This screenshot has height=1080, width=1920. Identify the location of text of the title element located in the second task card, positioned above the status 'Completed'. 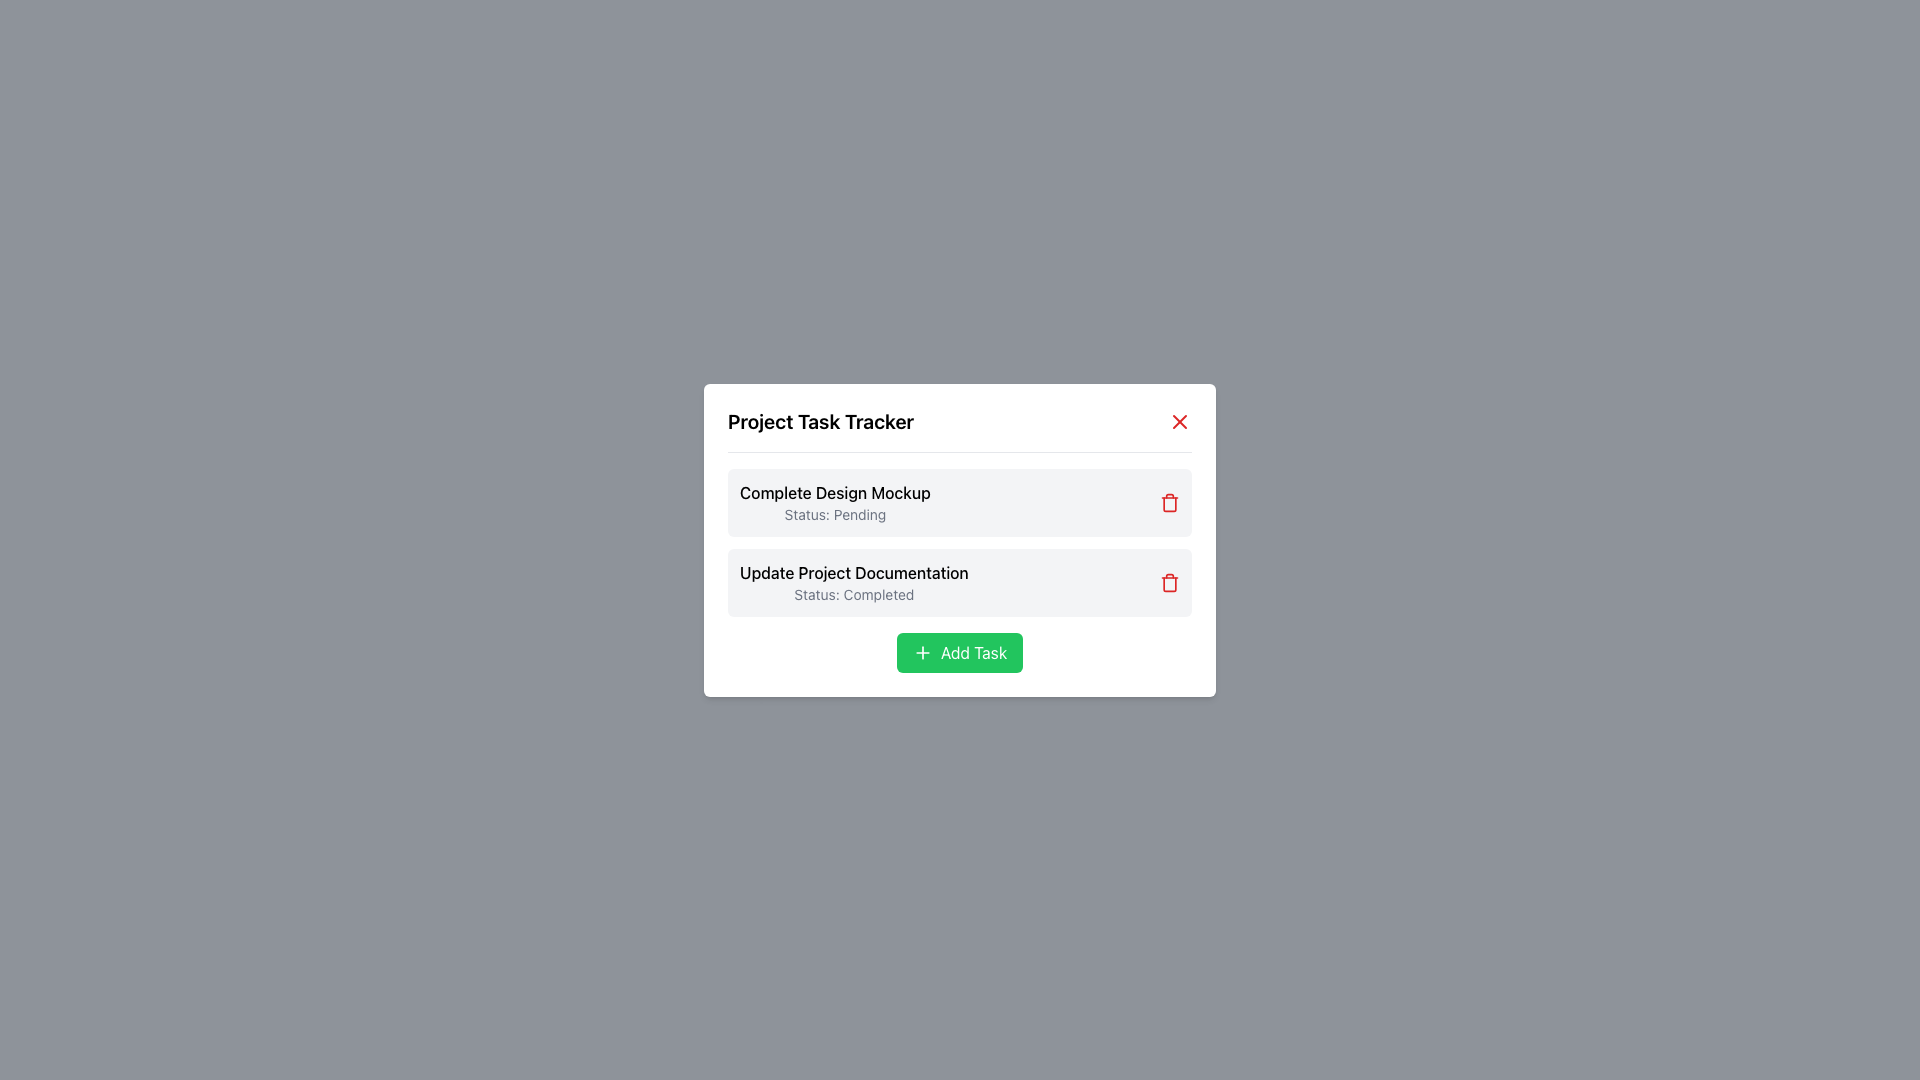
(854, 572).